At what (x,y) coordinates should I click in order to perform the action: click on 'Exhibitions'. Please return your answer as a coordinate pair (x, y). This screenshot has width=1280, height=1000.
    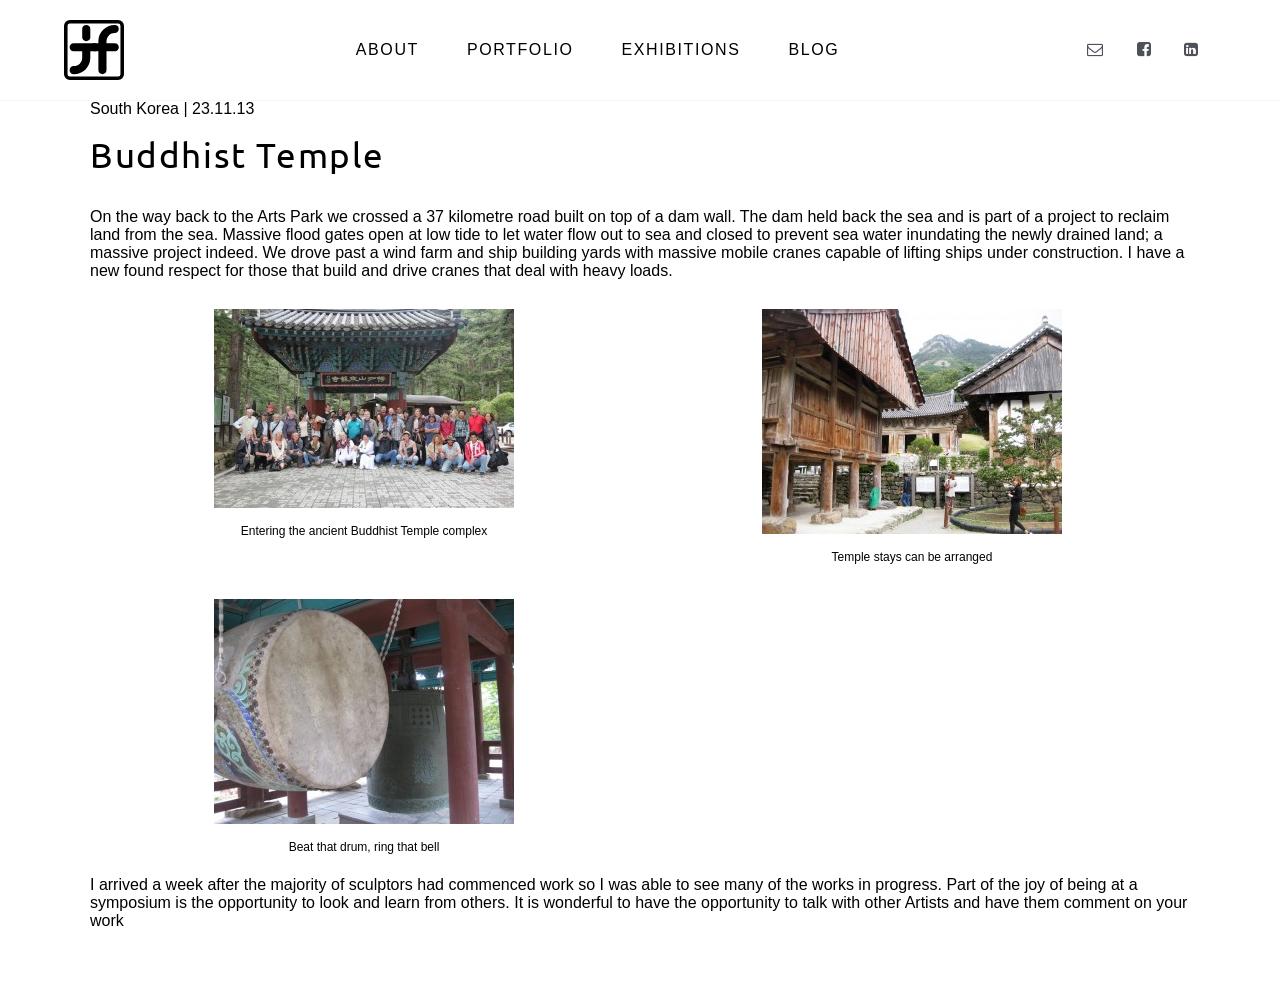
    Looking at the image, I should click on (680, 49).